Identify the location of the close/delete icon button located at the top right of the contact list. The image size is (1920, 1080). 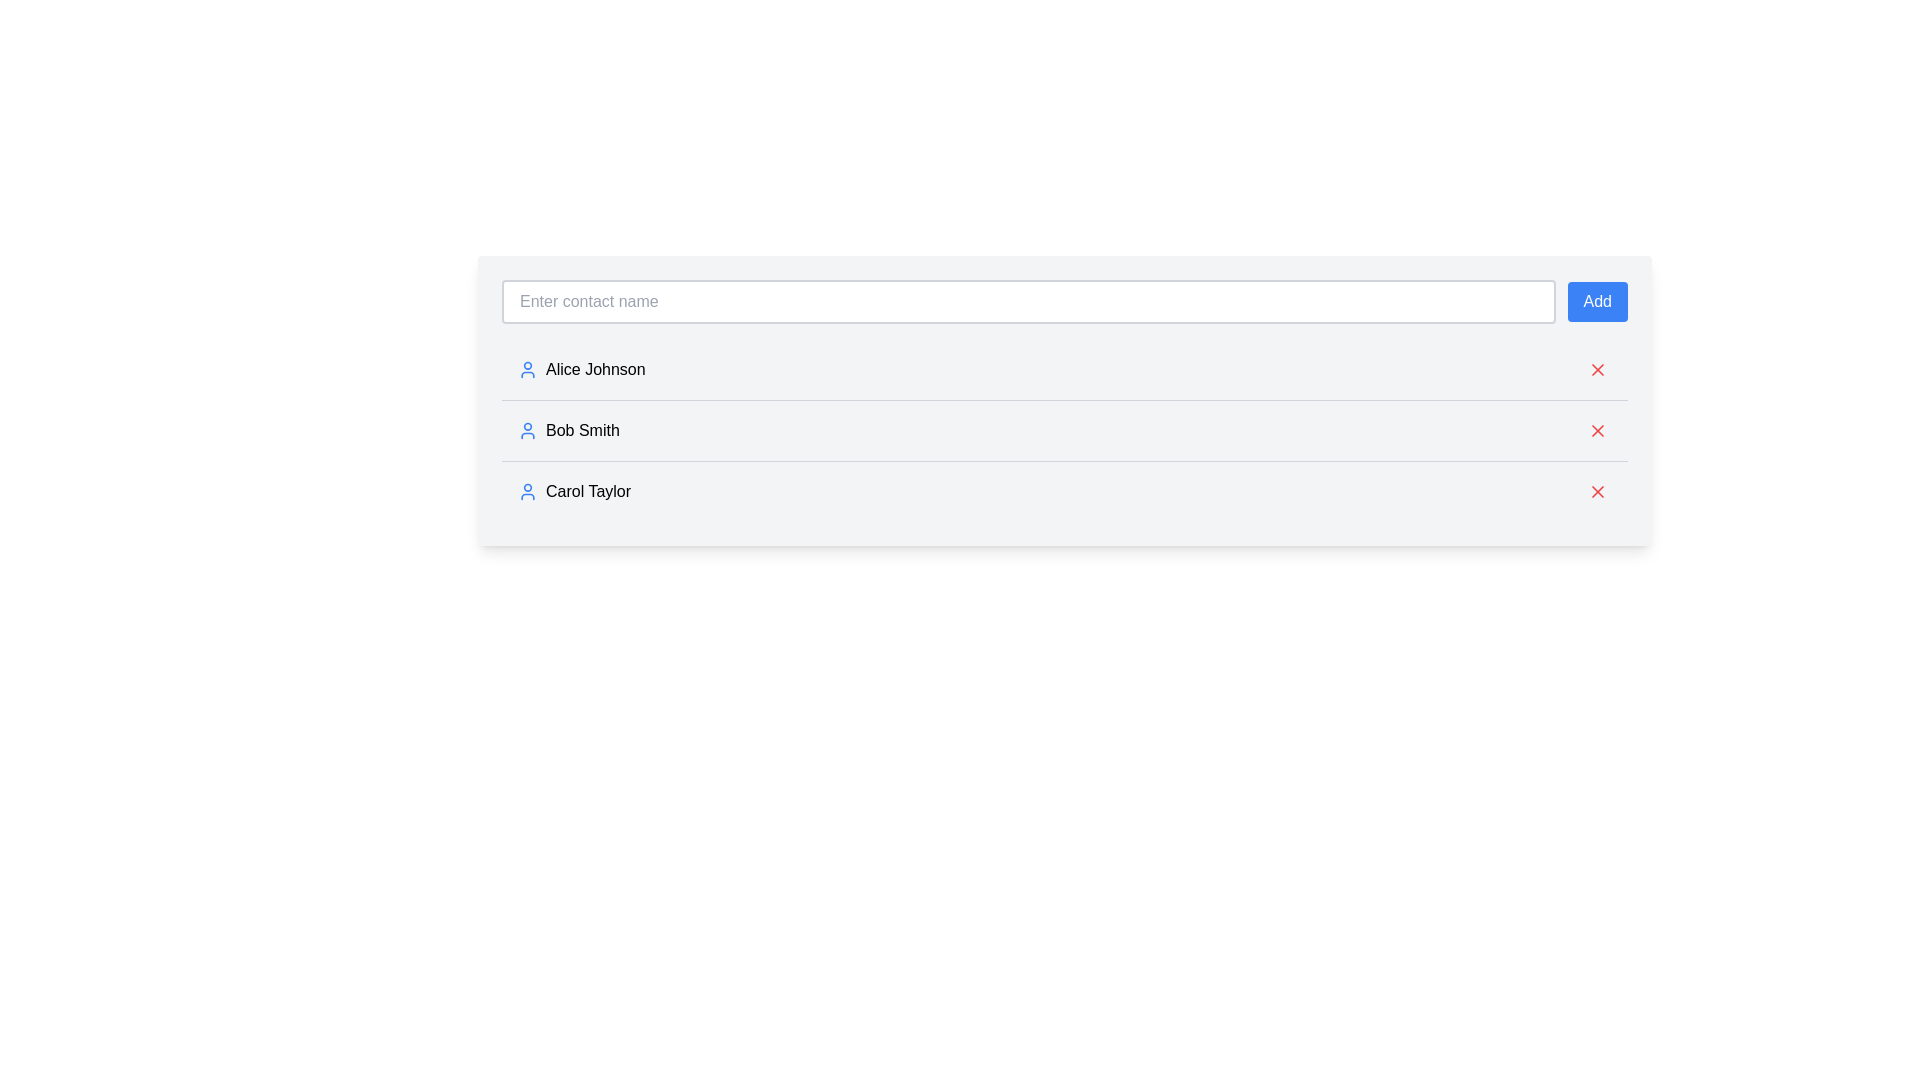
(1597, 370).